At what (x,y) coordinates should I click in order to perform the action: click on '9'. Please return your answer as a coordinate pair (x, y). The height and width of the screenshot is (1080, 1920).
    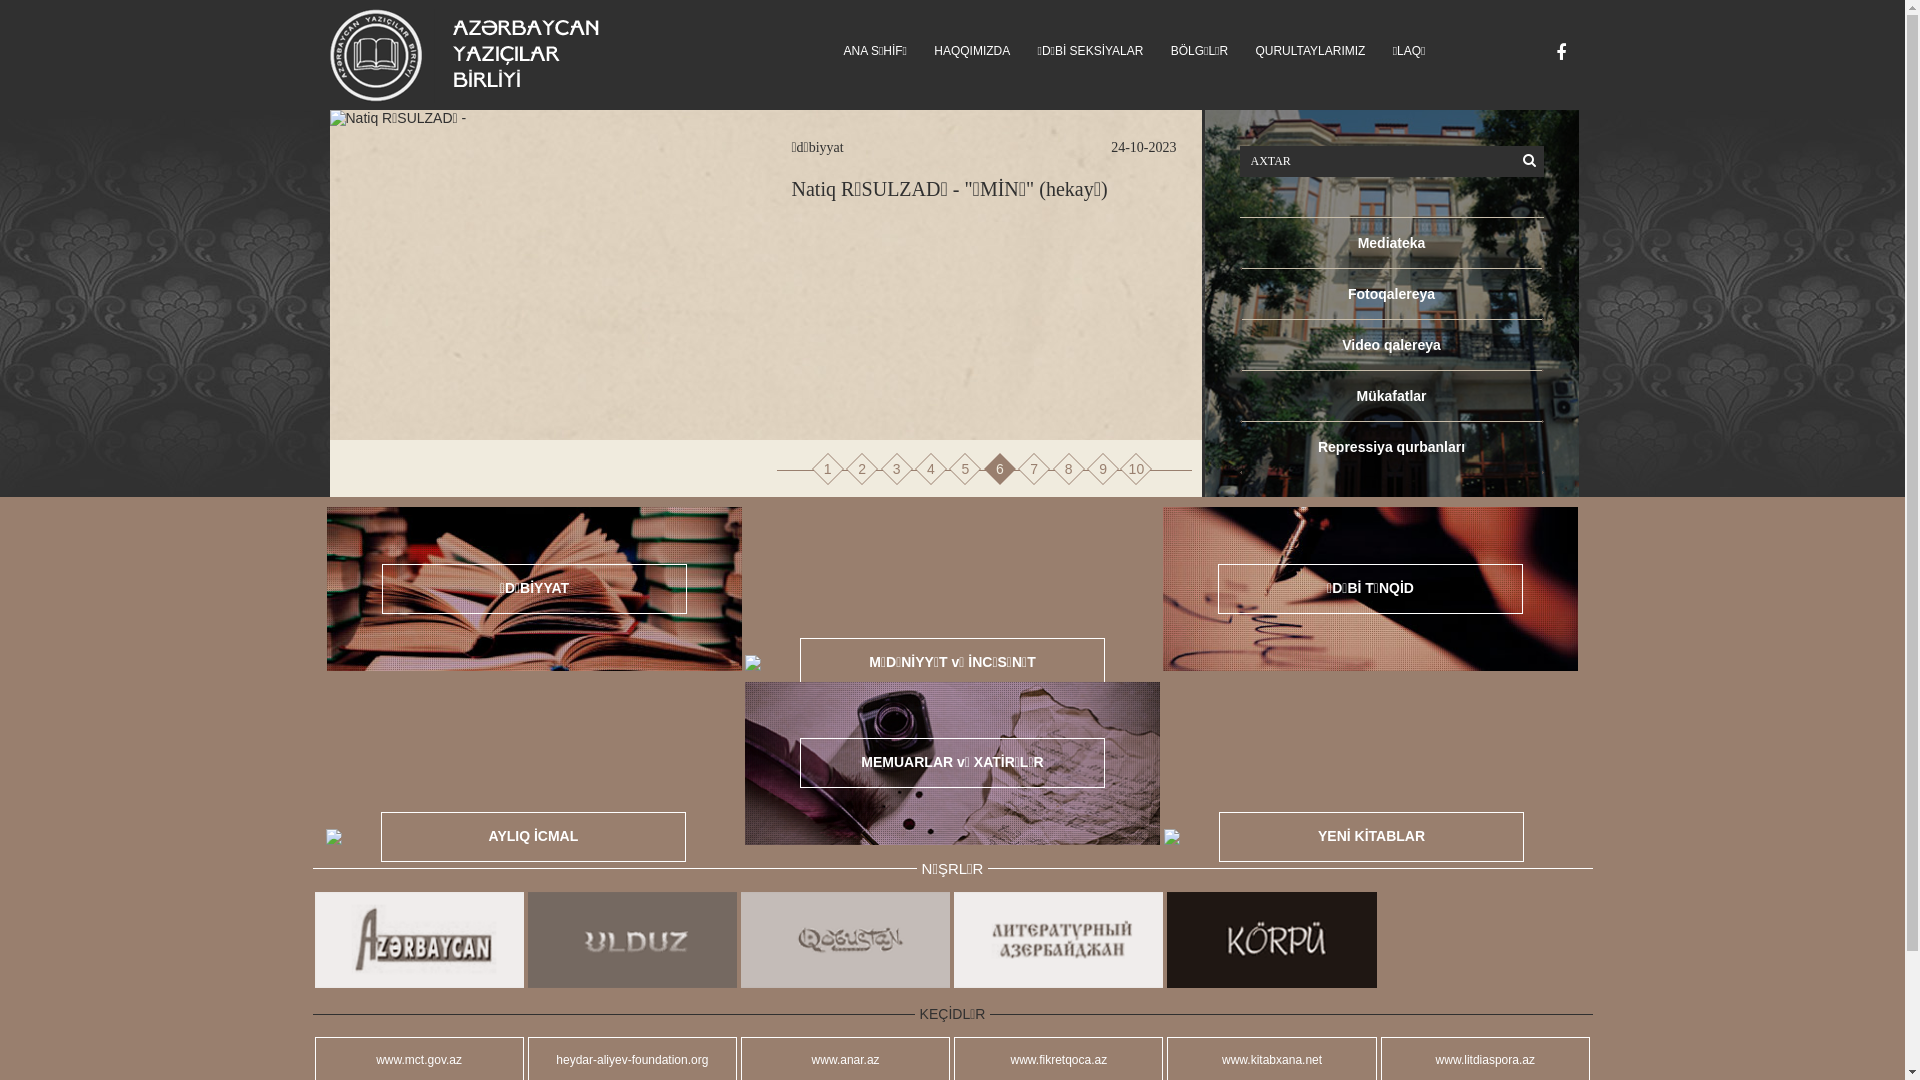
    Looking at the image, I should click on (1102, 469).